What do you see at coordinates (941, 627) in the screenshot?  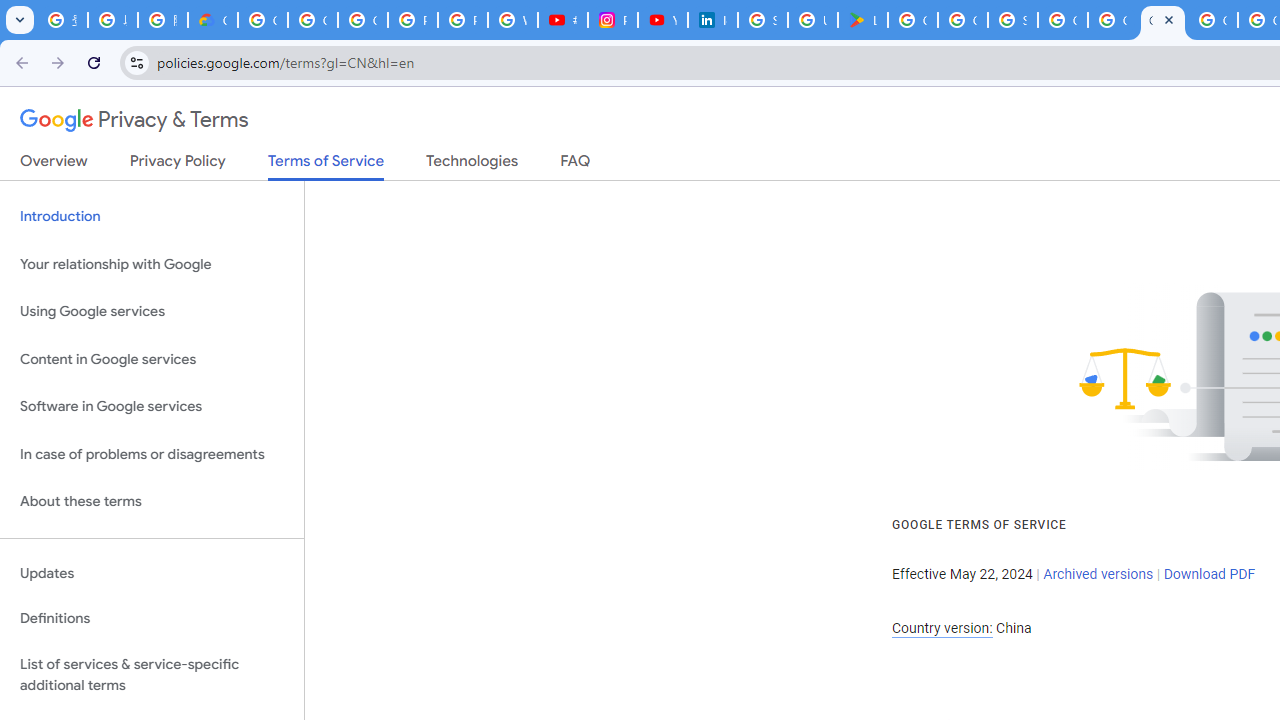 I see `'Country version:'` at bounding box center [941, 627].